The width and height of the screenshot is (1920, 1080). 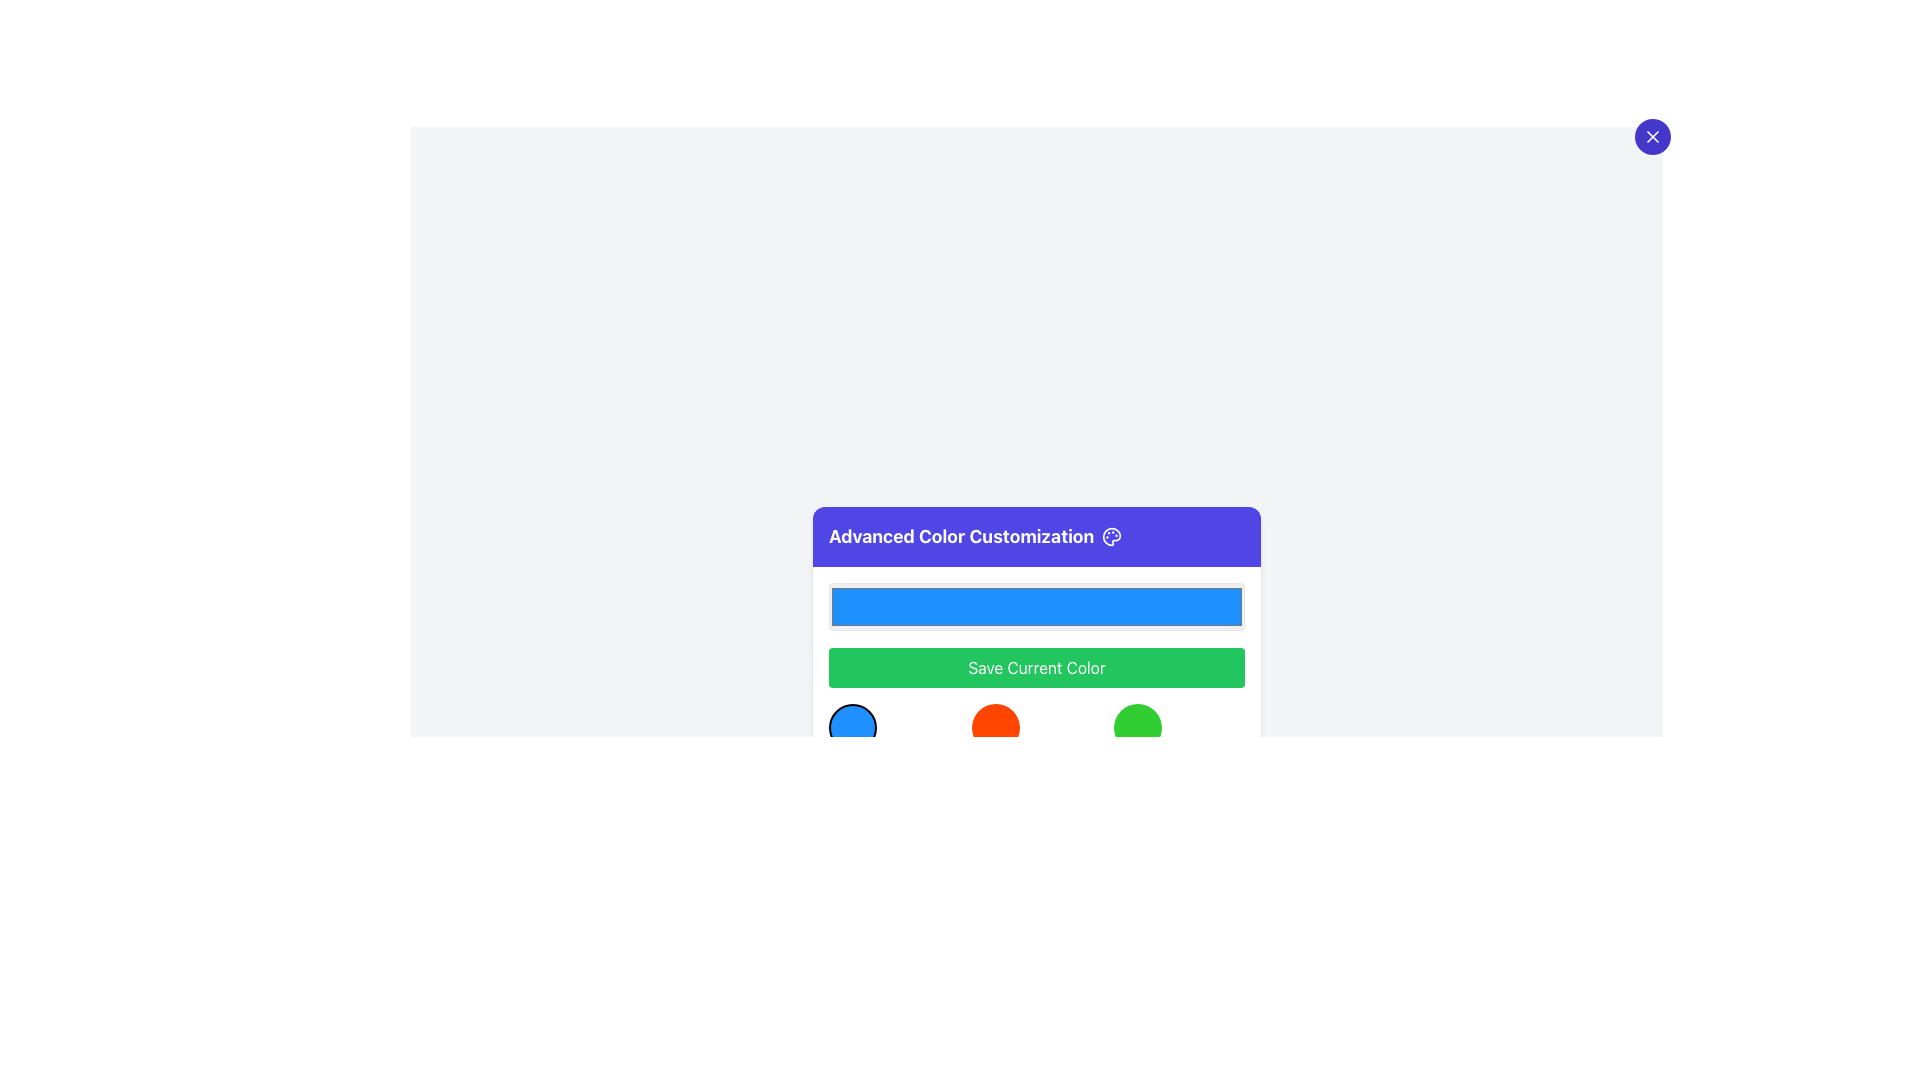 I want to click on the Color Picker Input located within the 'Advanced Color Customization' modal, so click(x=1036, y=605).